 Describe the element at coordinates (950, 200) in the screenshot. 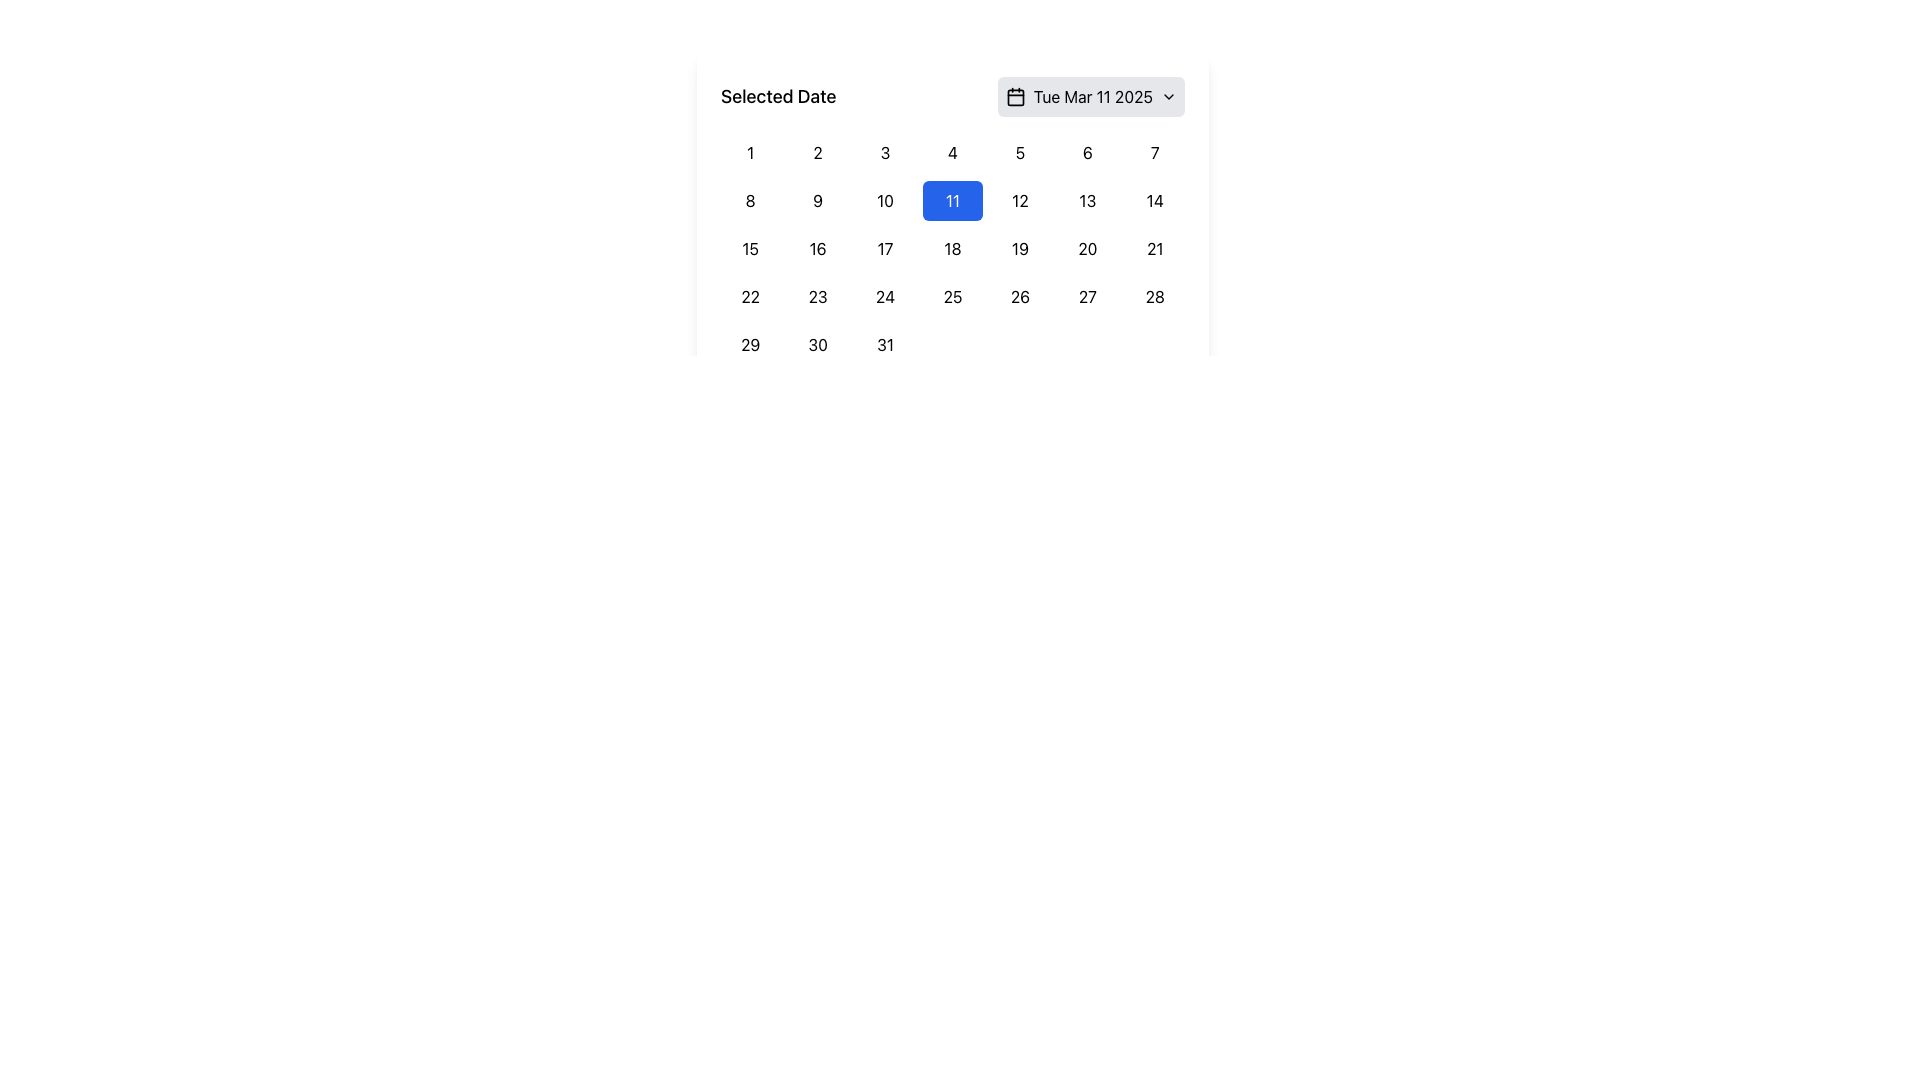

I see `the blue button labeled '11'` at that location.